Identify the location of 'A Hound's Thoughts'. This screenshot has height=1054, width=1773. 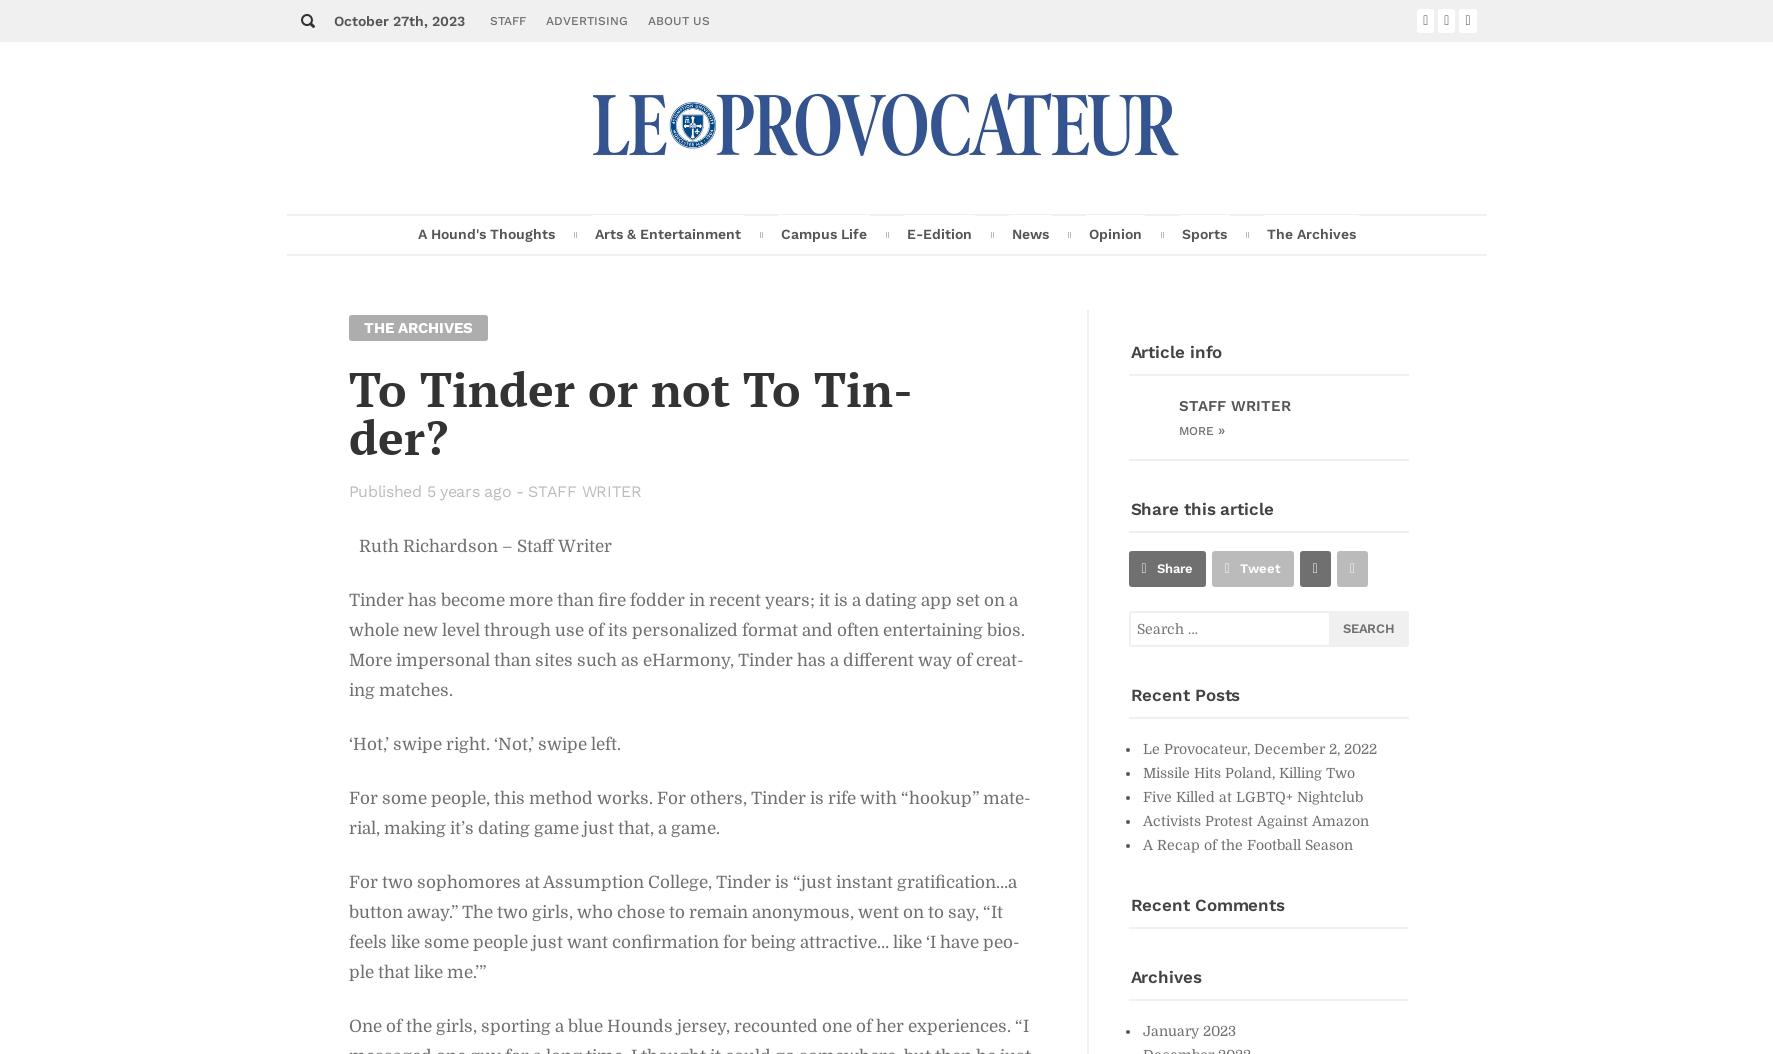
(484, 233).